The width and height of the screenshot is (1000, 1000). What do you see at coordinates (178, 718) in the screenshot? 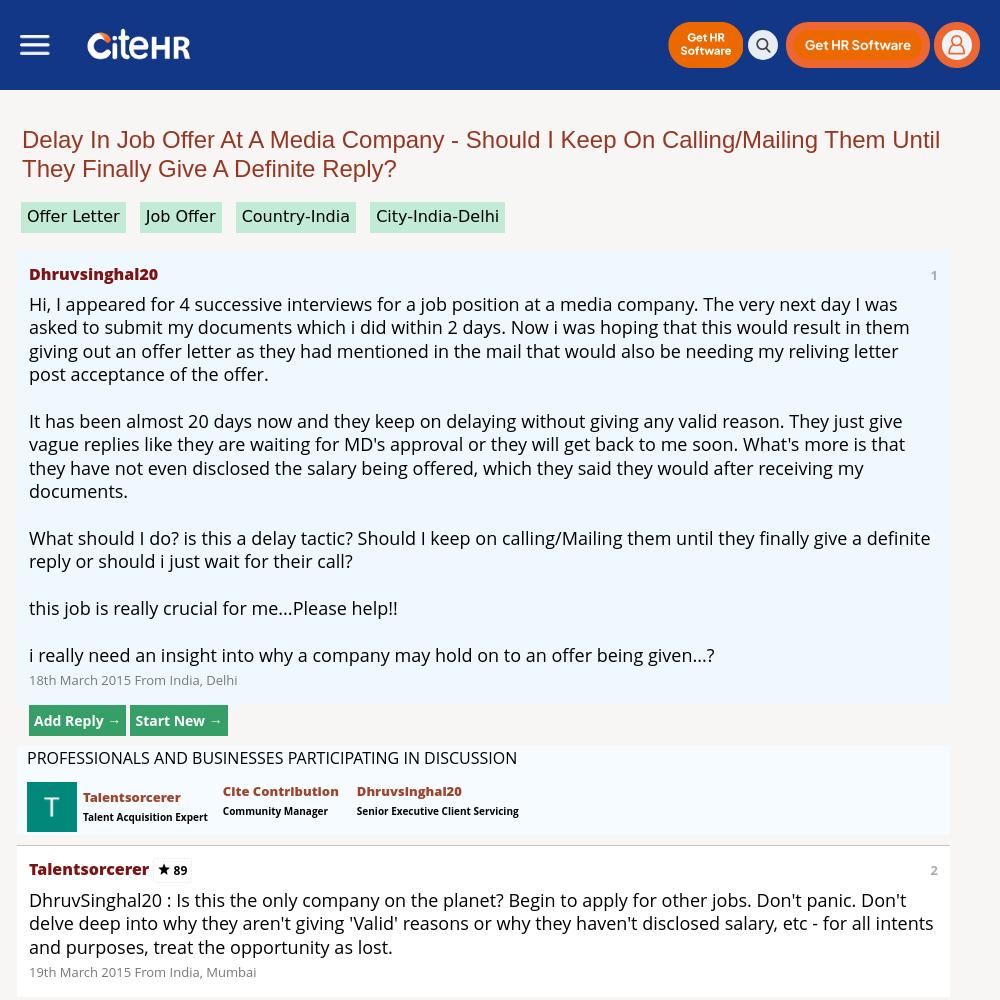
I see `'Start New →'` at bounding box center [178, 718].